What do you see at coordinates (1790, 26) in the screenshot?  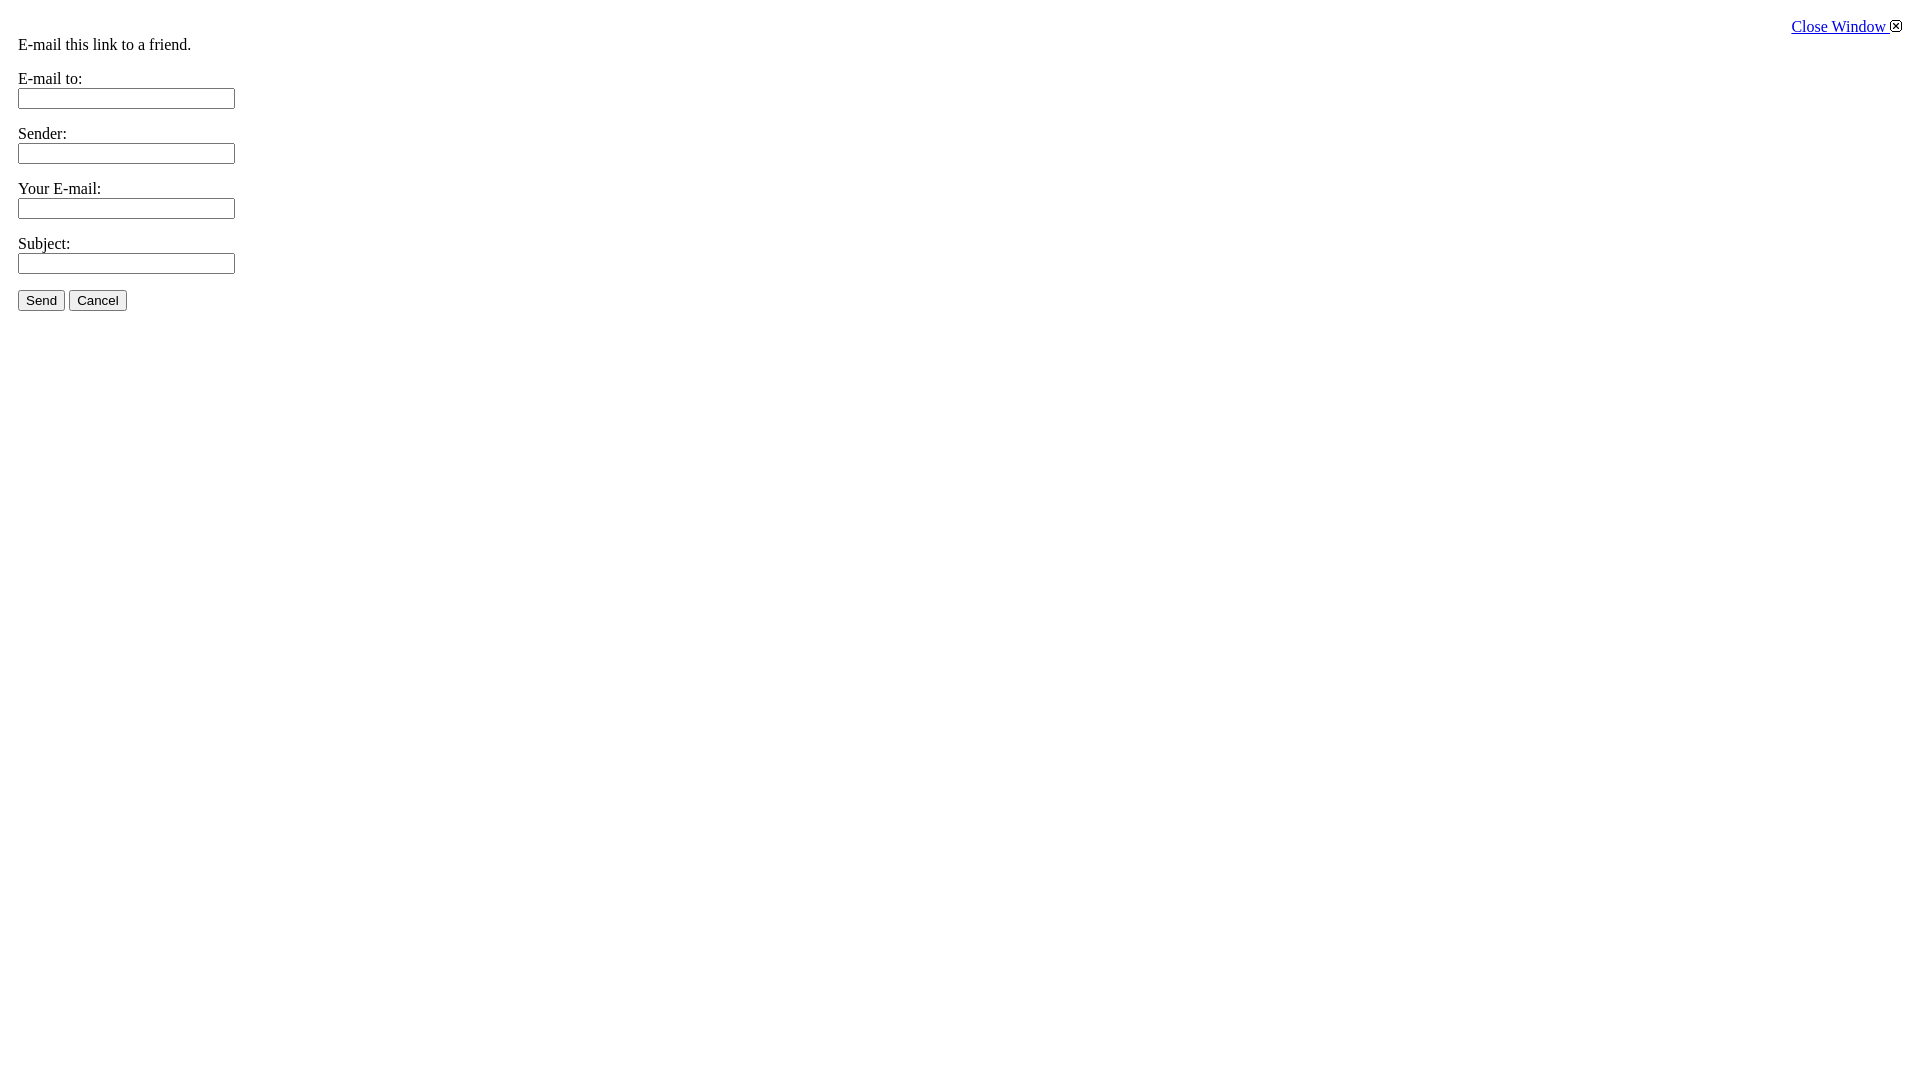 I see `'Close Window'` at bounding box center [1790, 26].